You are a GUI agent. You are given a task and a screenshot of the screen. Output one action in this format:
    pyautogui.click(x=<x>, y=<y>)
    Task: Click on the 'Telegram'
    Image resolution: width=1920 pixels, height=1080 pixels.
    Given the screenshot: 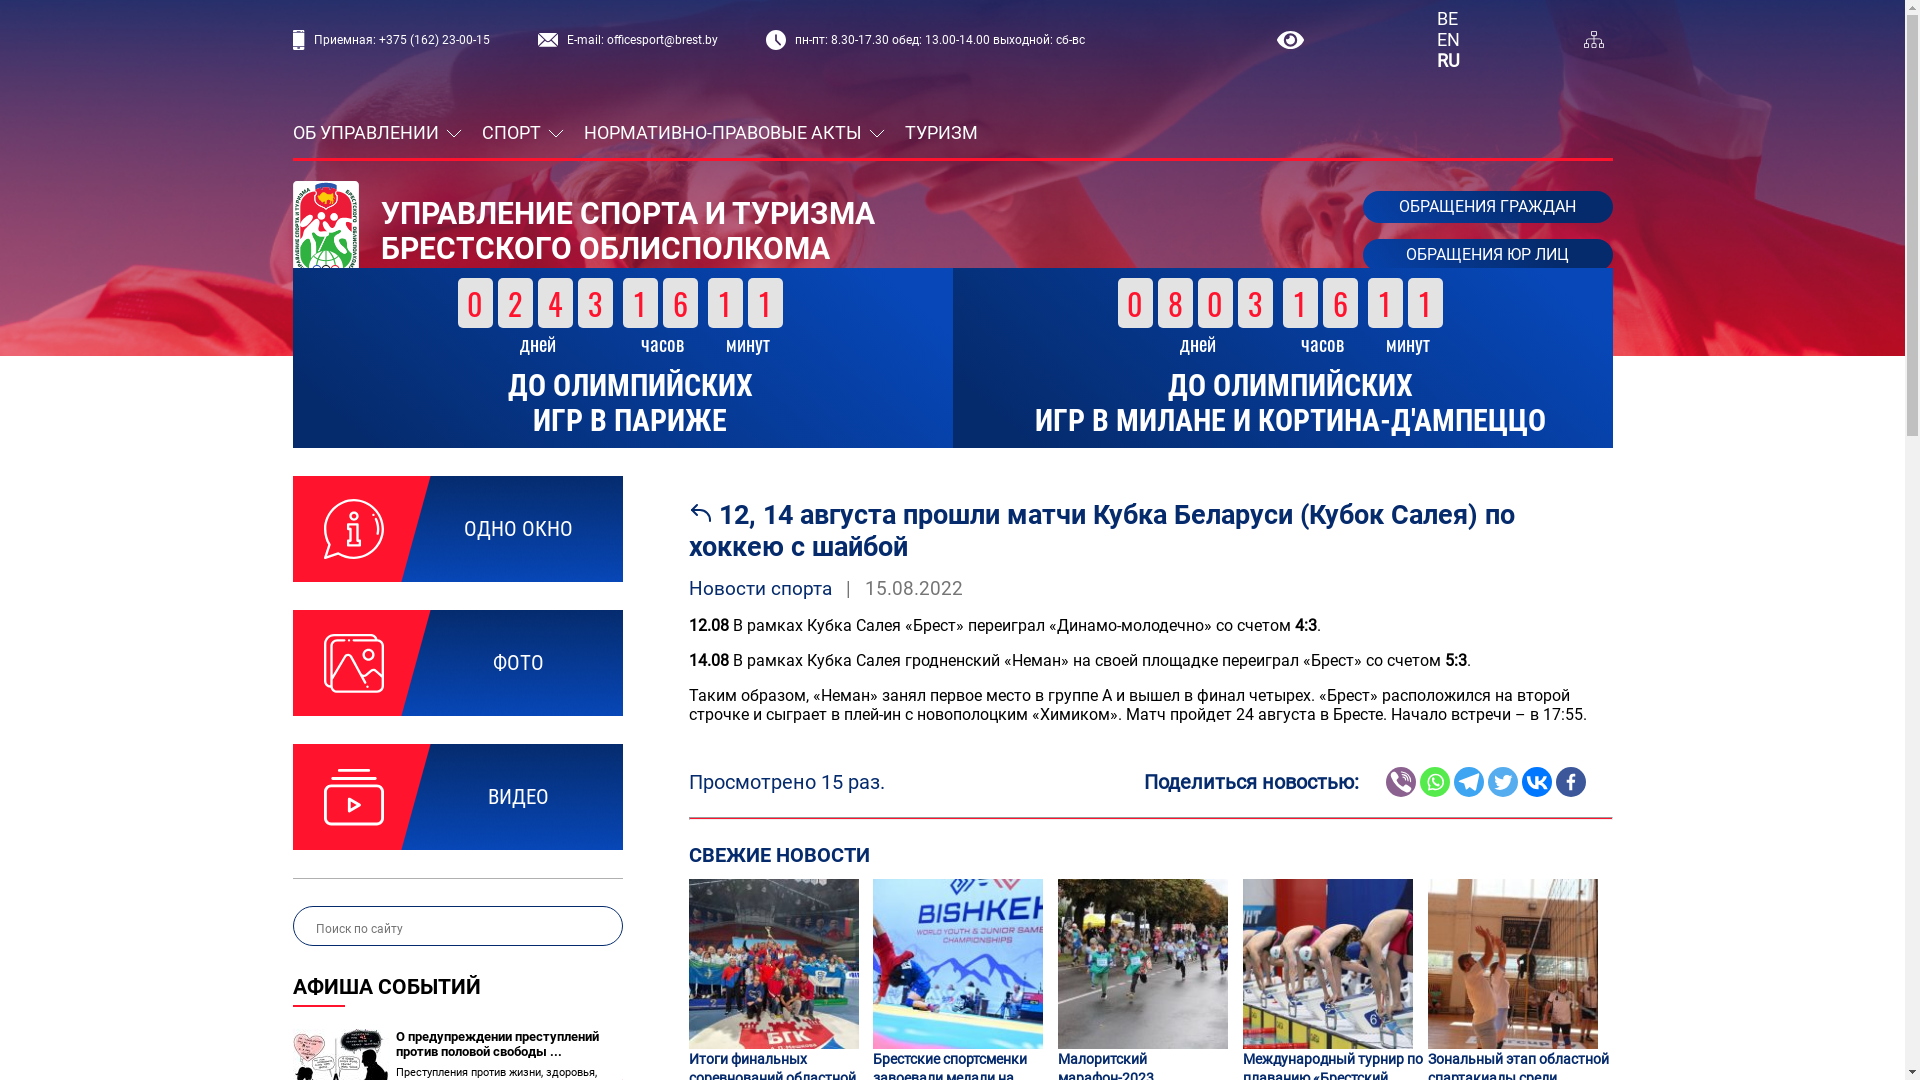 What is the action you would take?
    pyautogui.click(x=1454, y=781)
    